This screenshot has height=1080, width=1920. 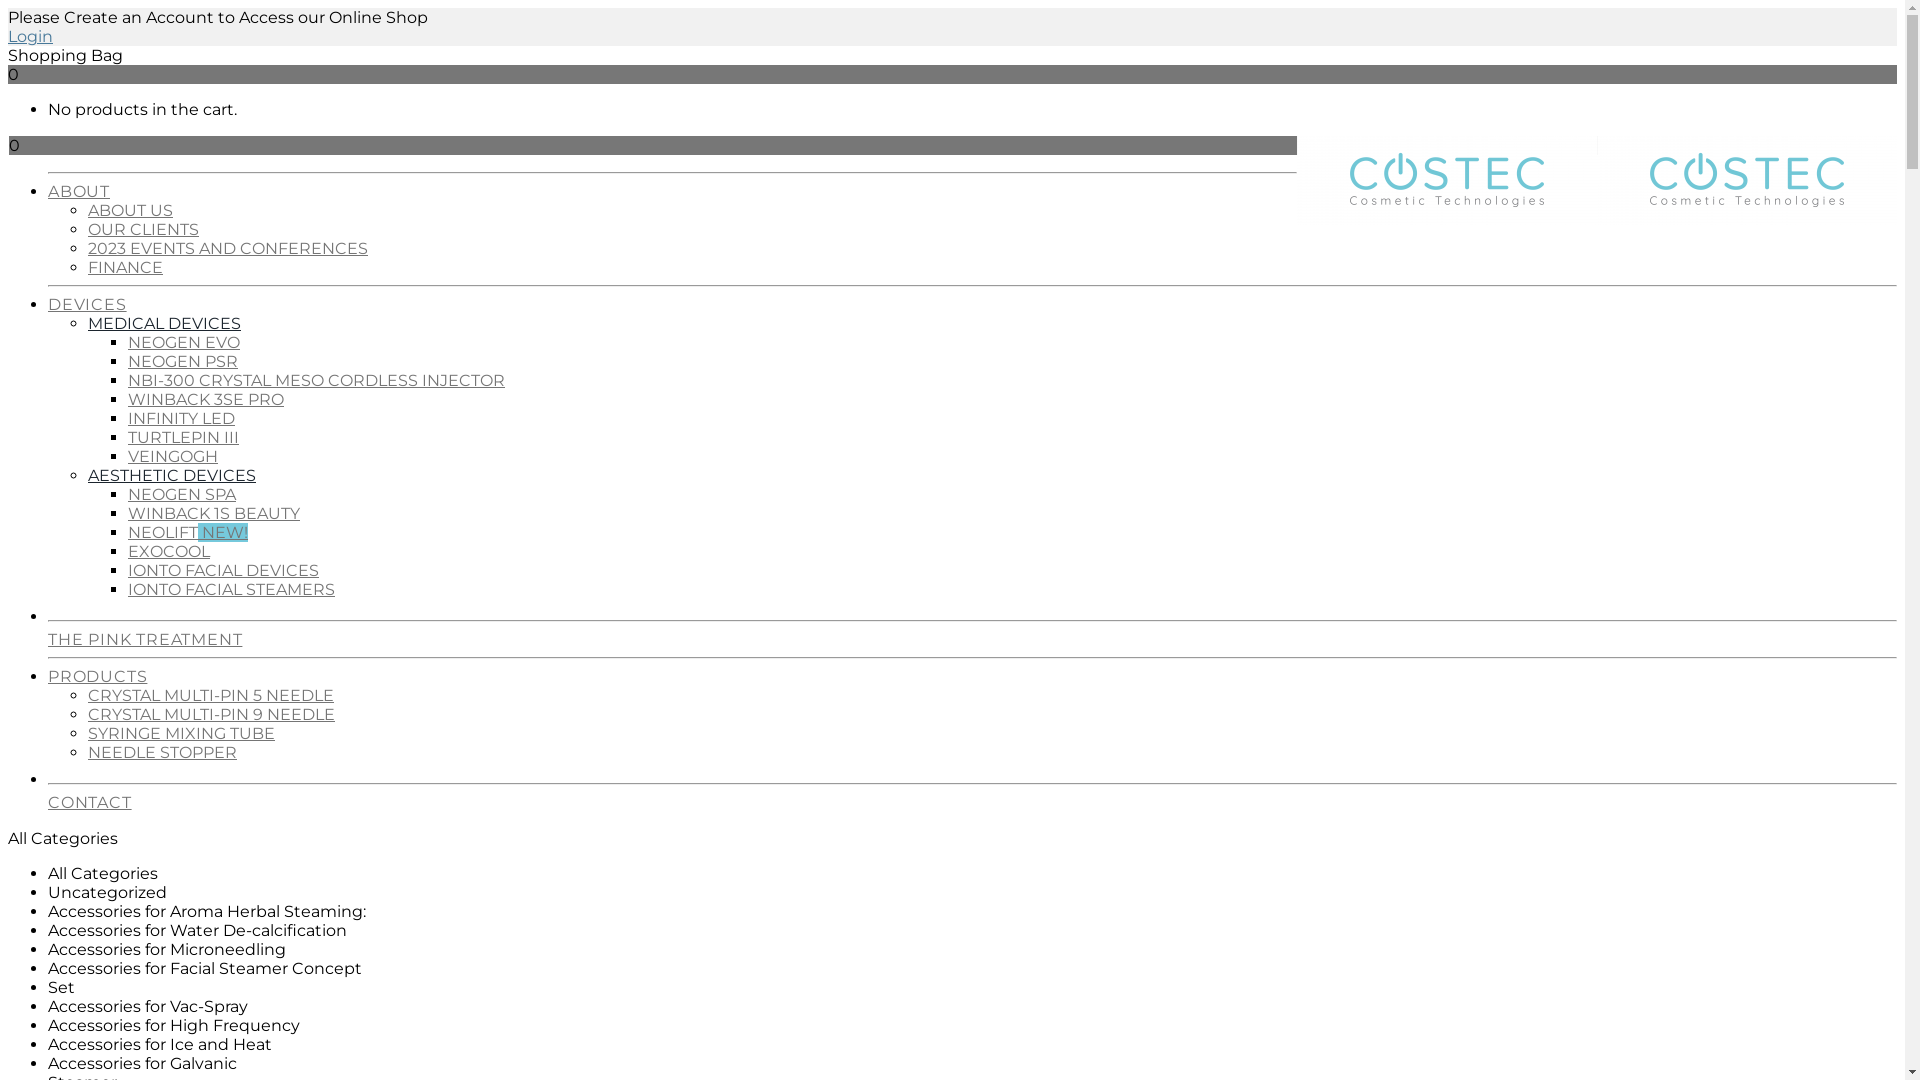 What do you see at coordinates (30, 36) in the screenshot?
I see `'Login'` at bounding box center [30, 36].